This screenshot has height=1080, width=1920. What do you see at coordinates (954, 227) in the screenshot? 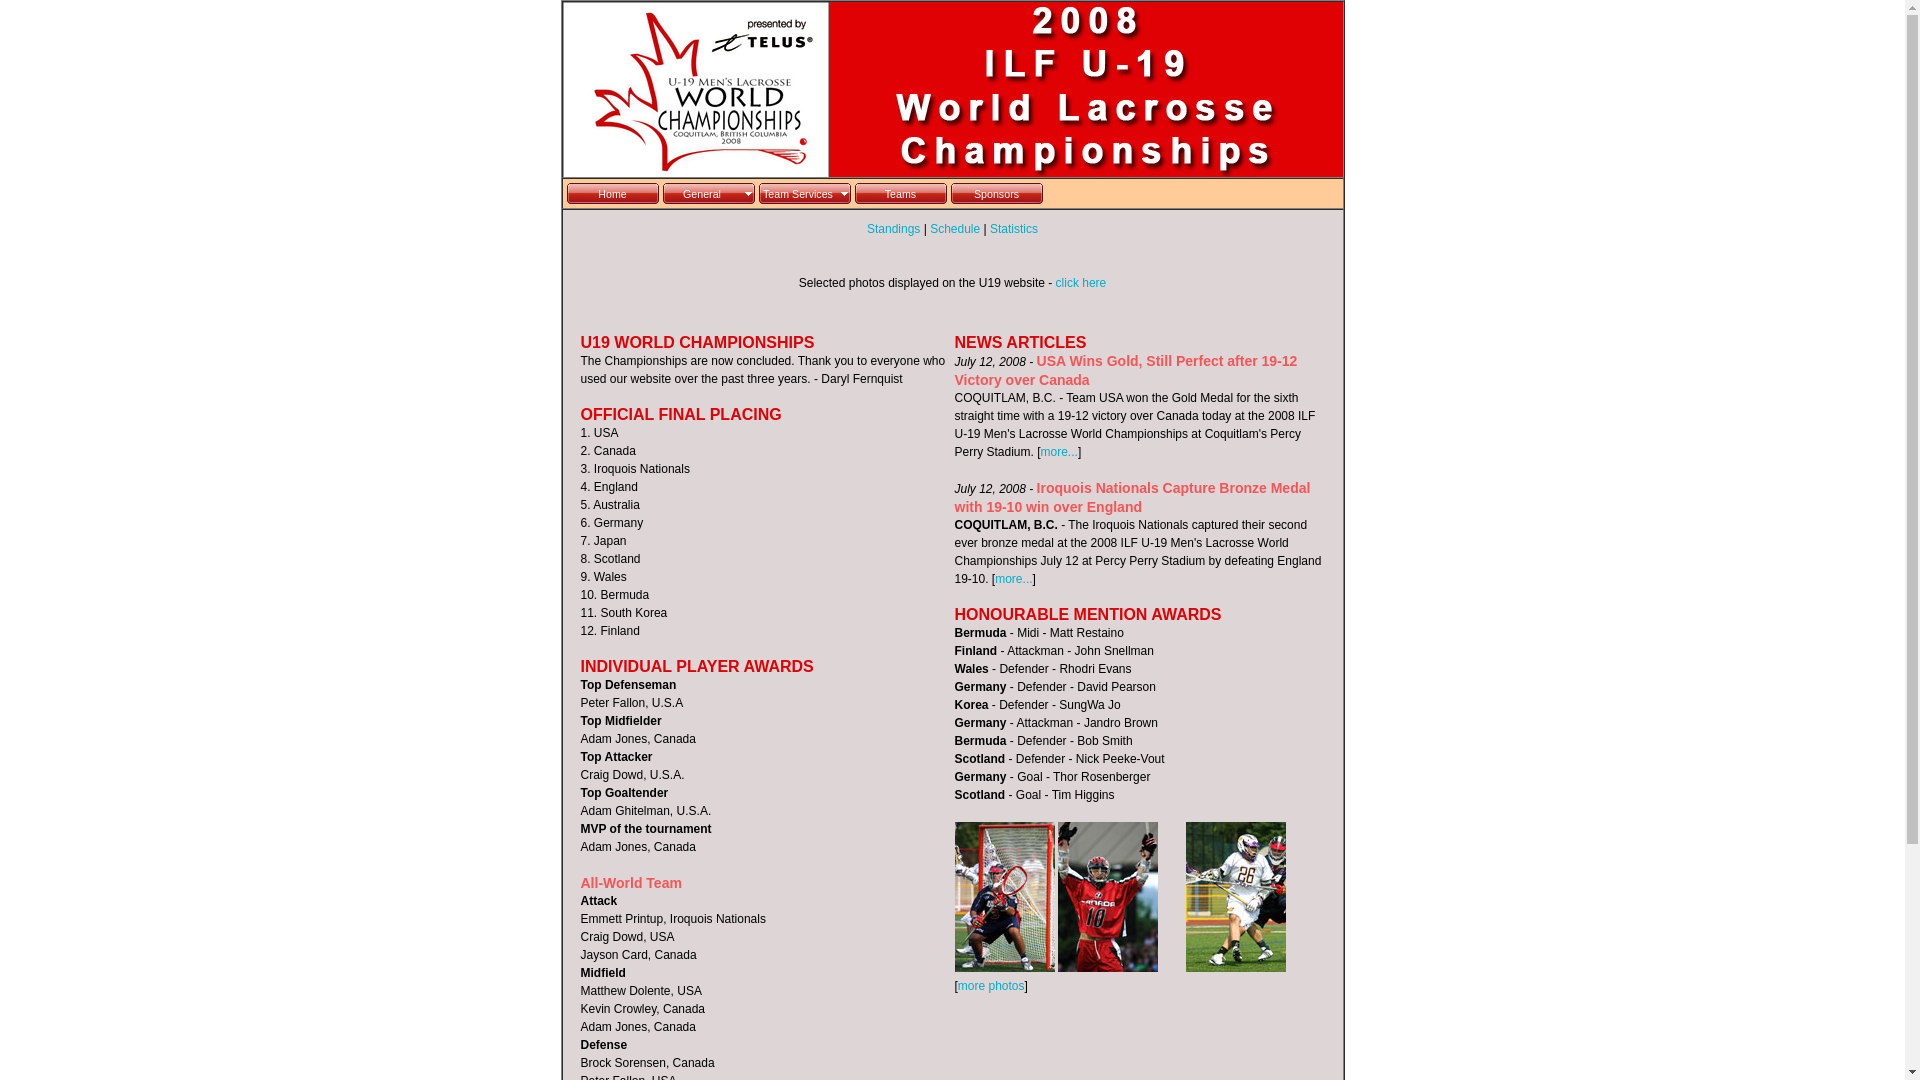
I see `'Schedule'` at bounding box center [954, 227].